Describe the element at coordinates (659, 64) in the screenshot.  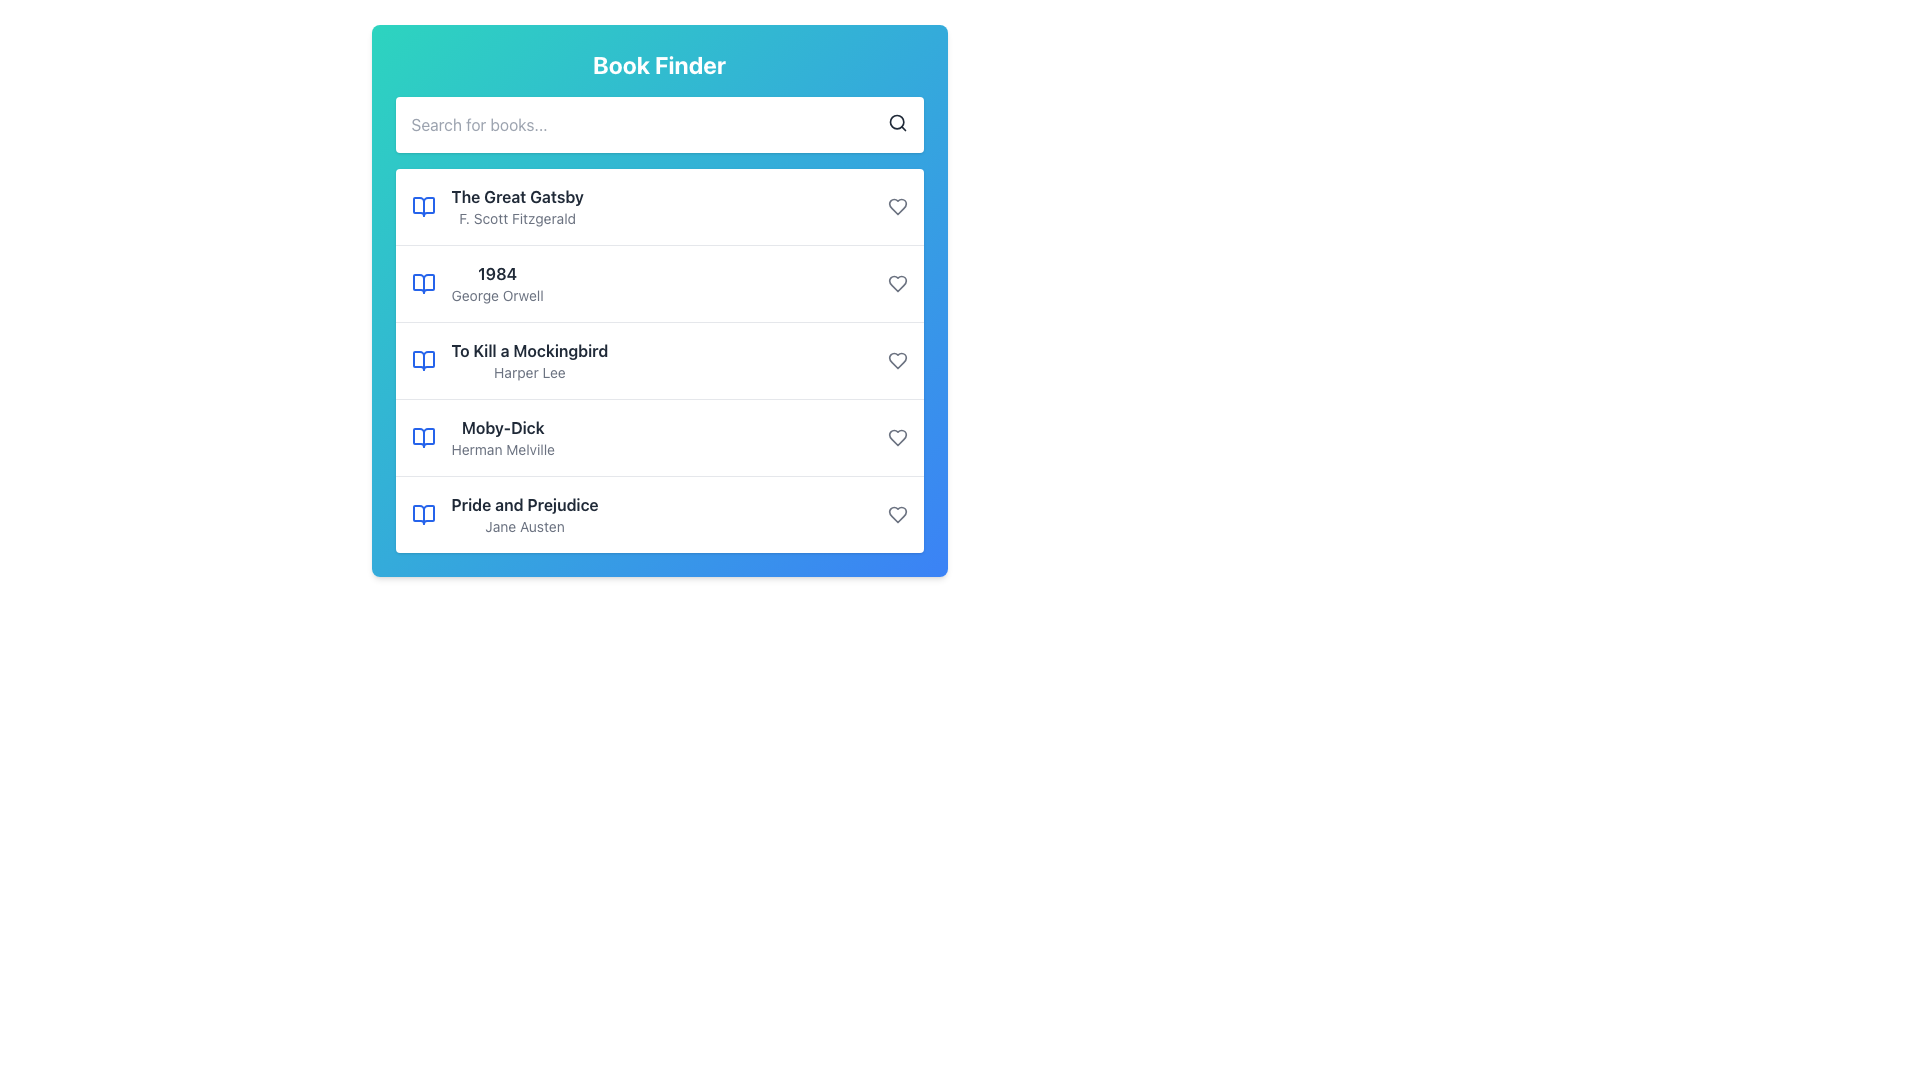
I see `the text label displaying 'Book Finder', which is bold and centered on a gradient background at the top of the card-like interface` at that location.